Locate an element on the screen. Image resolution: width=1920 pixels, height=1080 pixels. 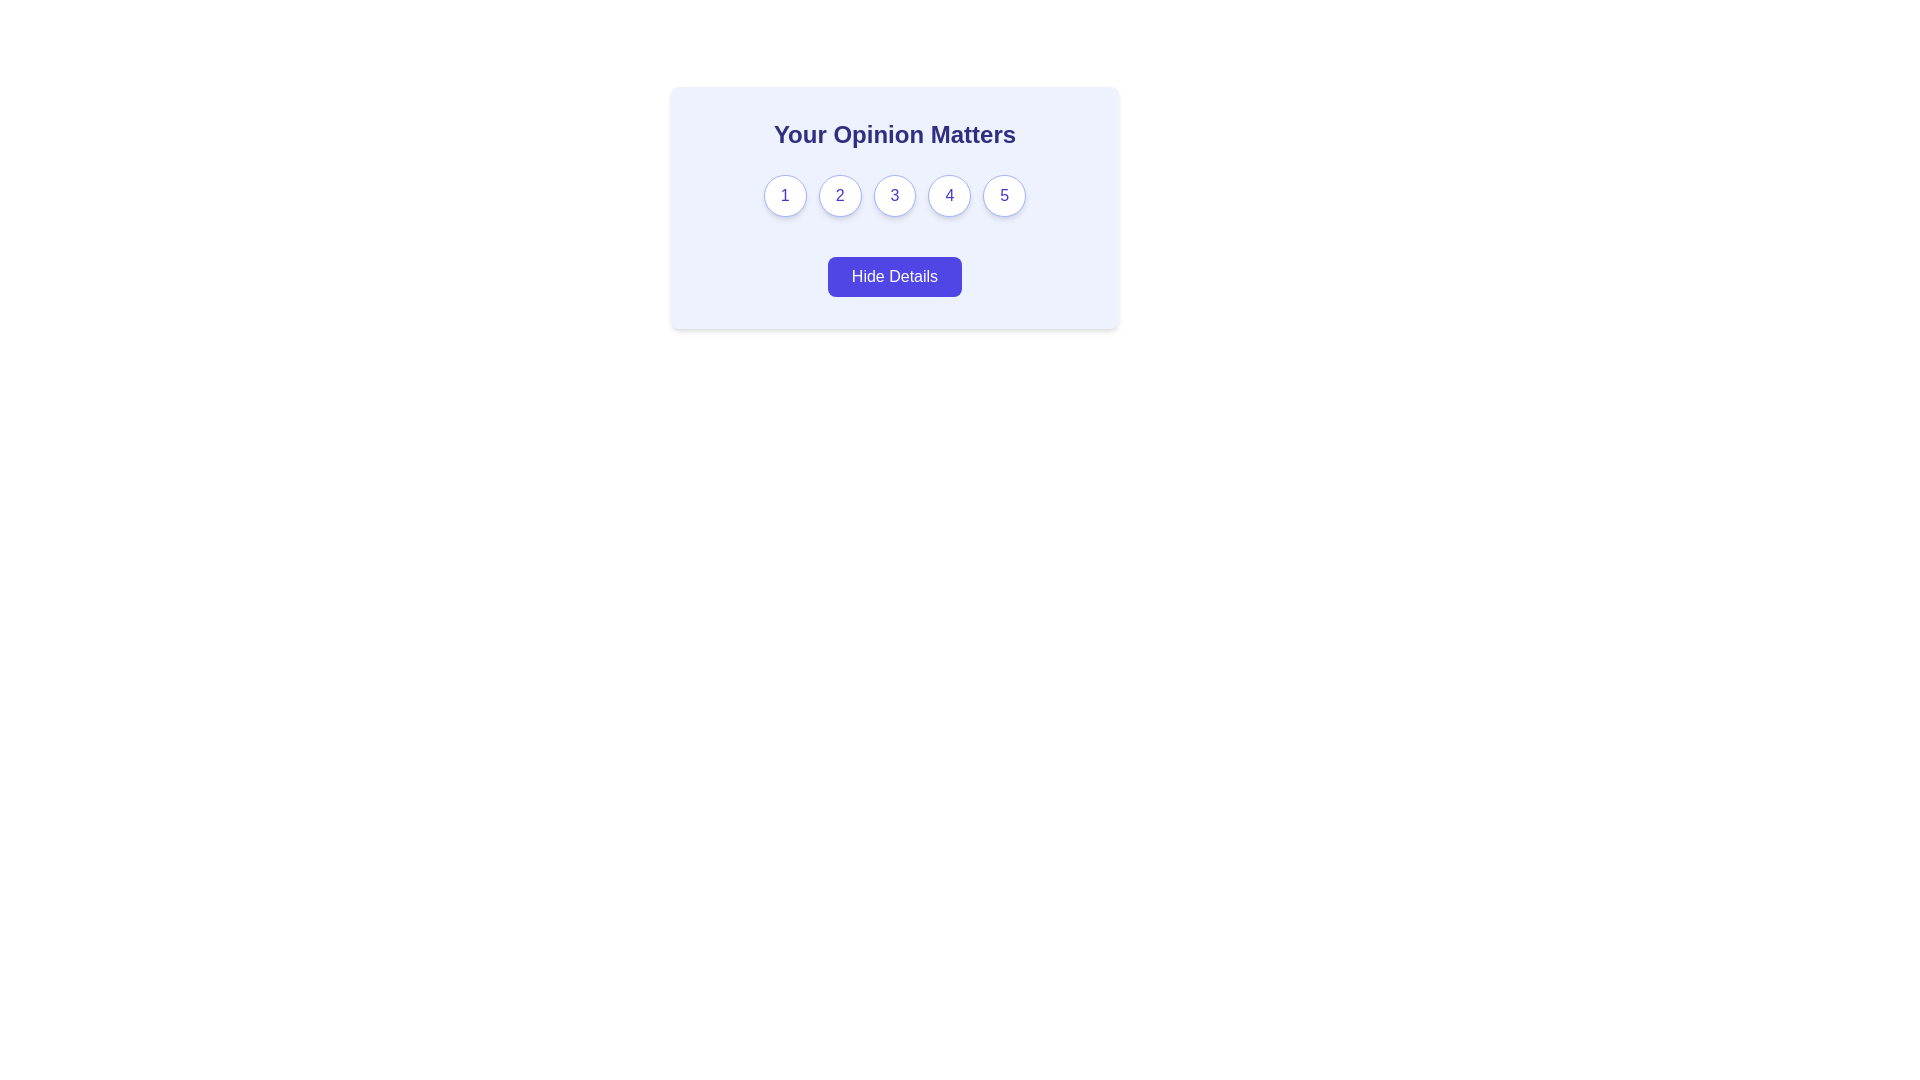
the fourth button in the horizontal row of rating buttons, located below 'Your Opinion Matters' and above the 'Hide Details' button is located at coordinates (948, 196).